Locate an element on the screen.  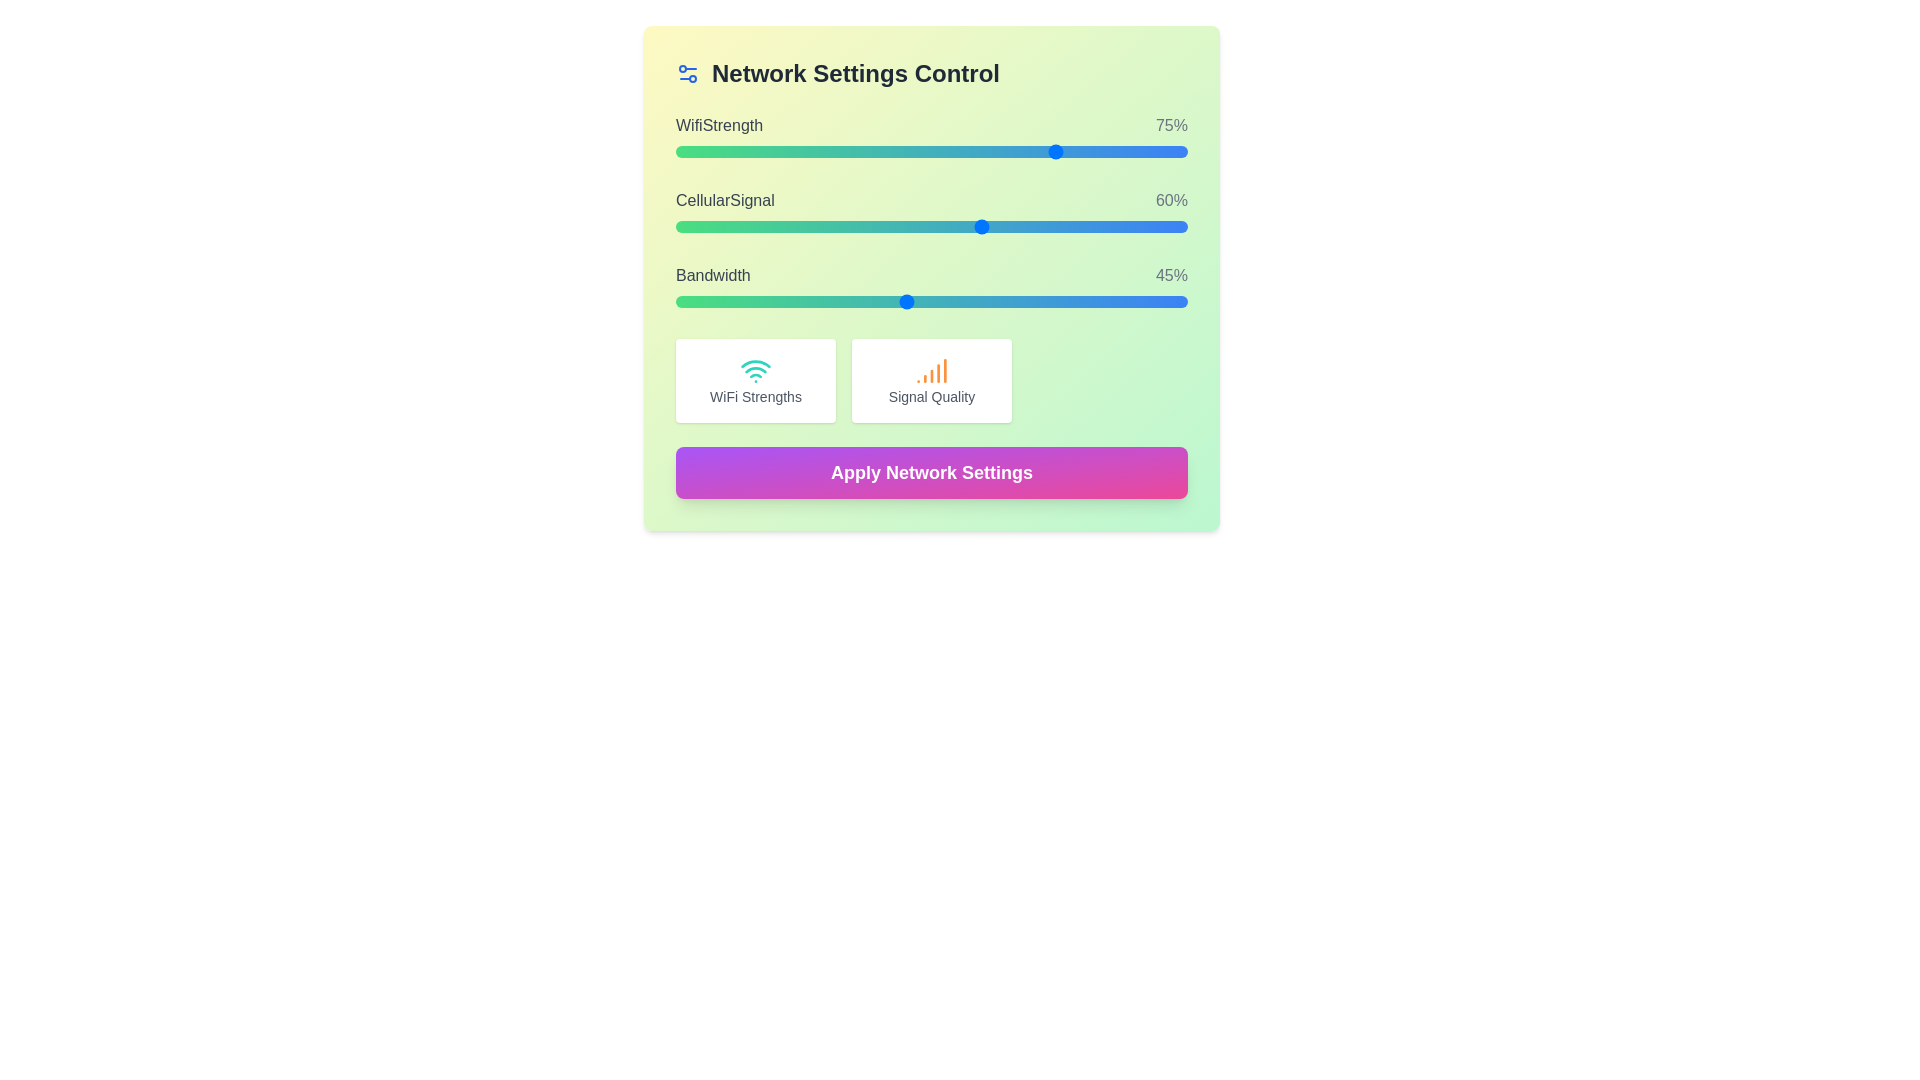
WiFi strength is located at coordinates (1048, 150).